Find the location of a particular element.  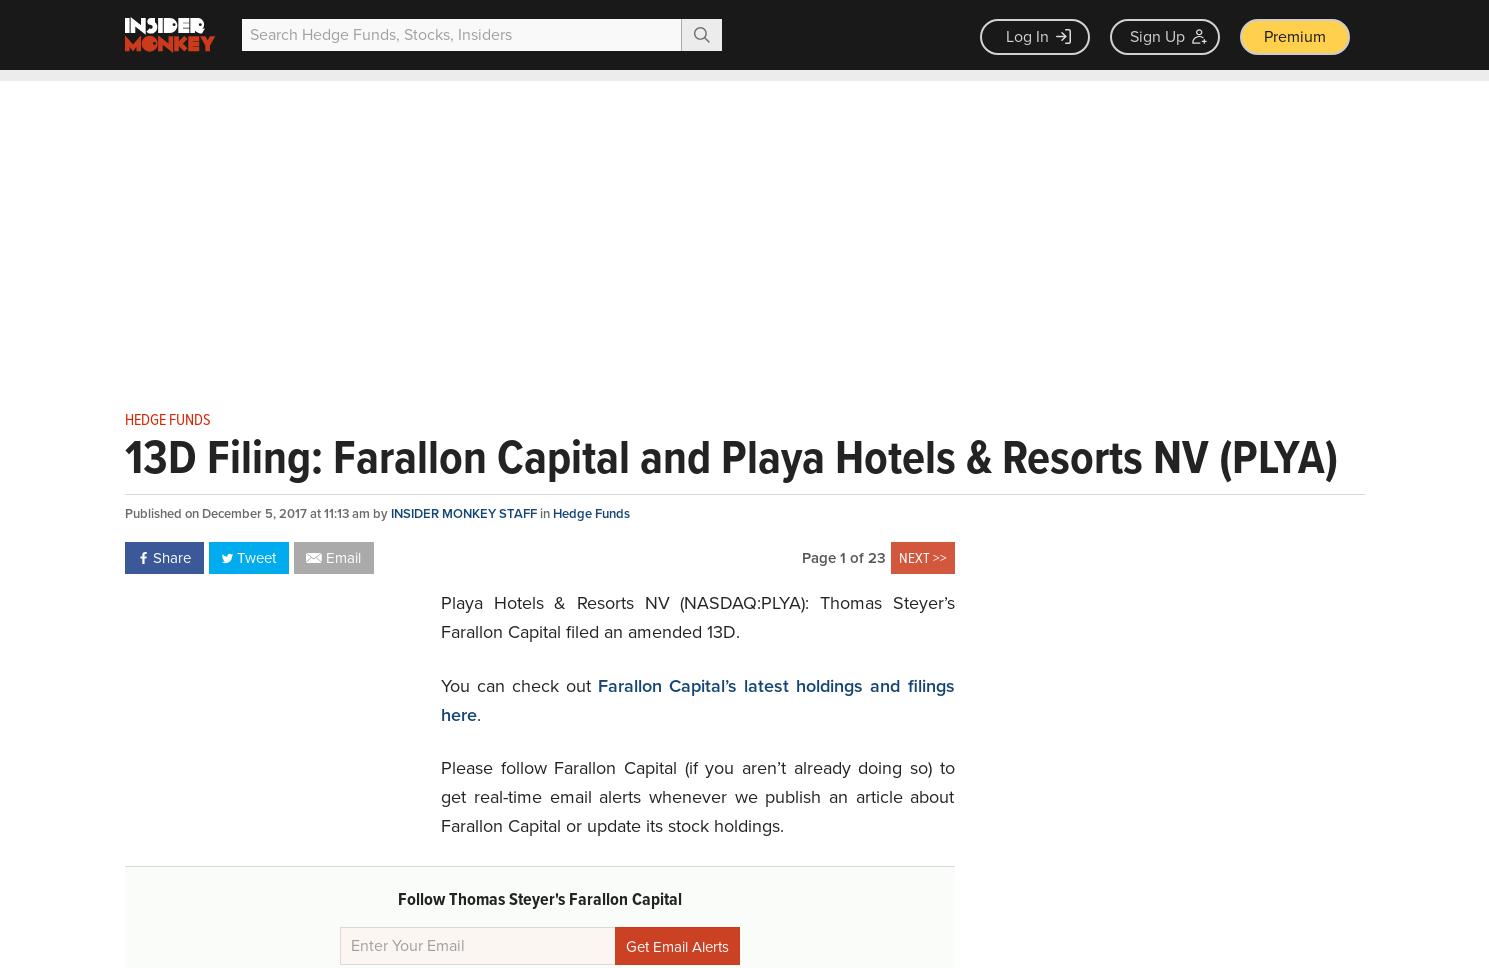

'Opinion' is located at coordinates (669, 89).